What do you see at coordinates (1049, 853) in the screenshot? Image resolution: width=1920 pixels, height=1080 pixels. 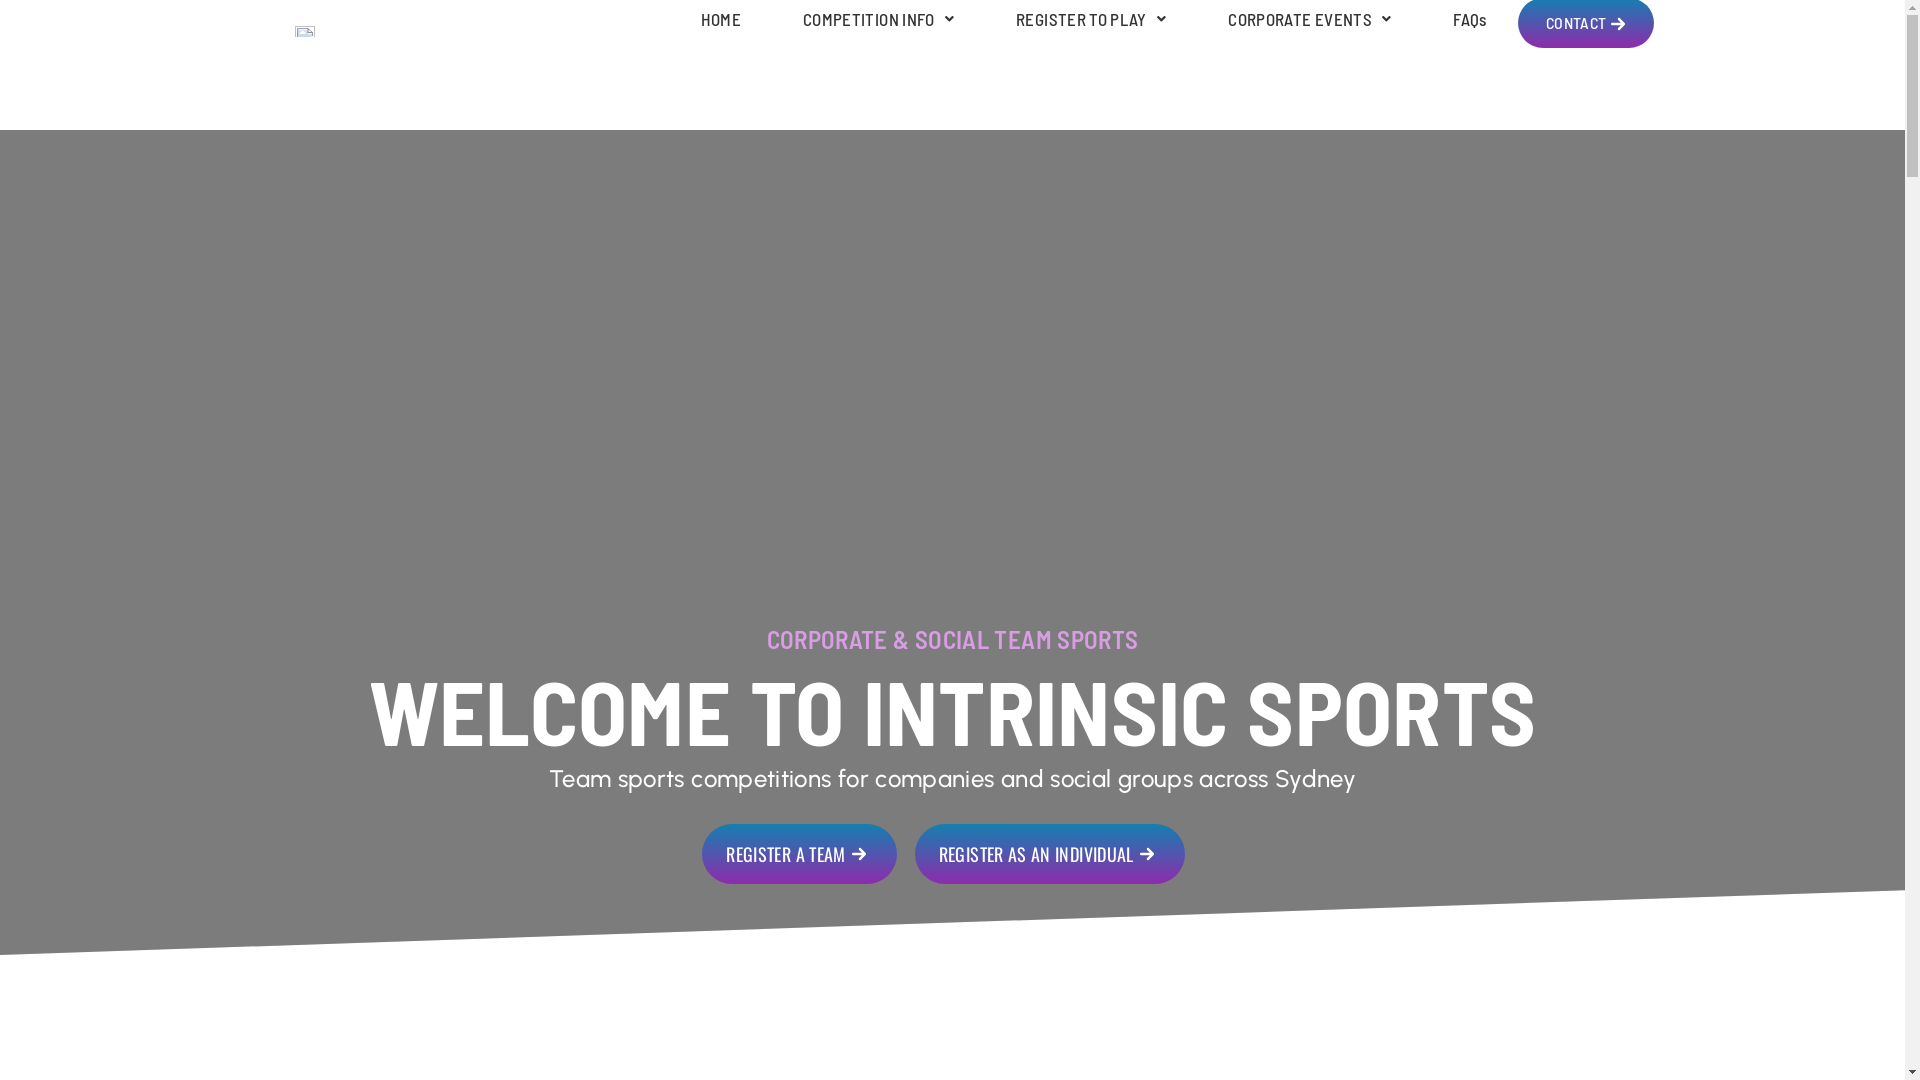 I see `'REGISTER AS AN INDIVIDUAL'` at bounding box center [1049, 853].